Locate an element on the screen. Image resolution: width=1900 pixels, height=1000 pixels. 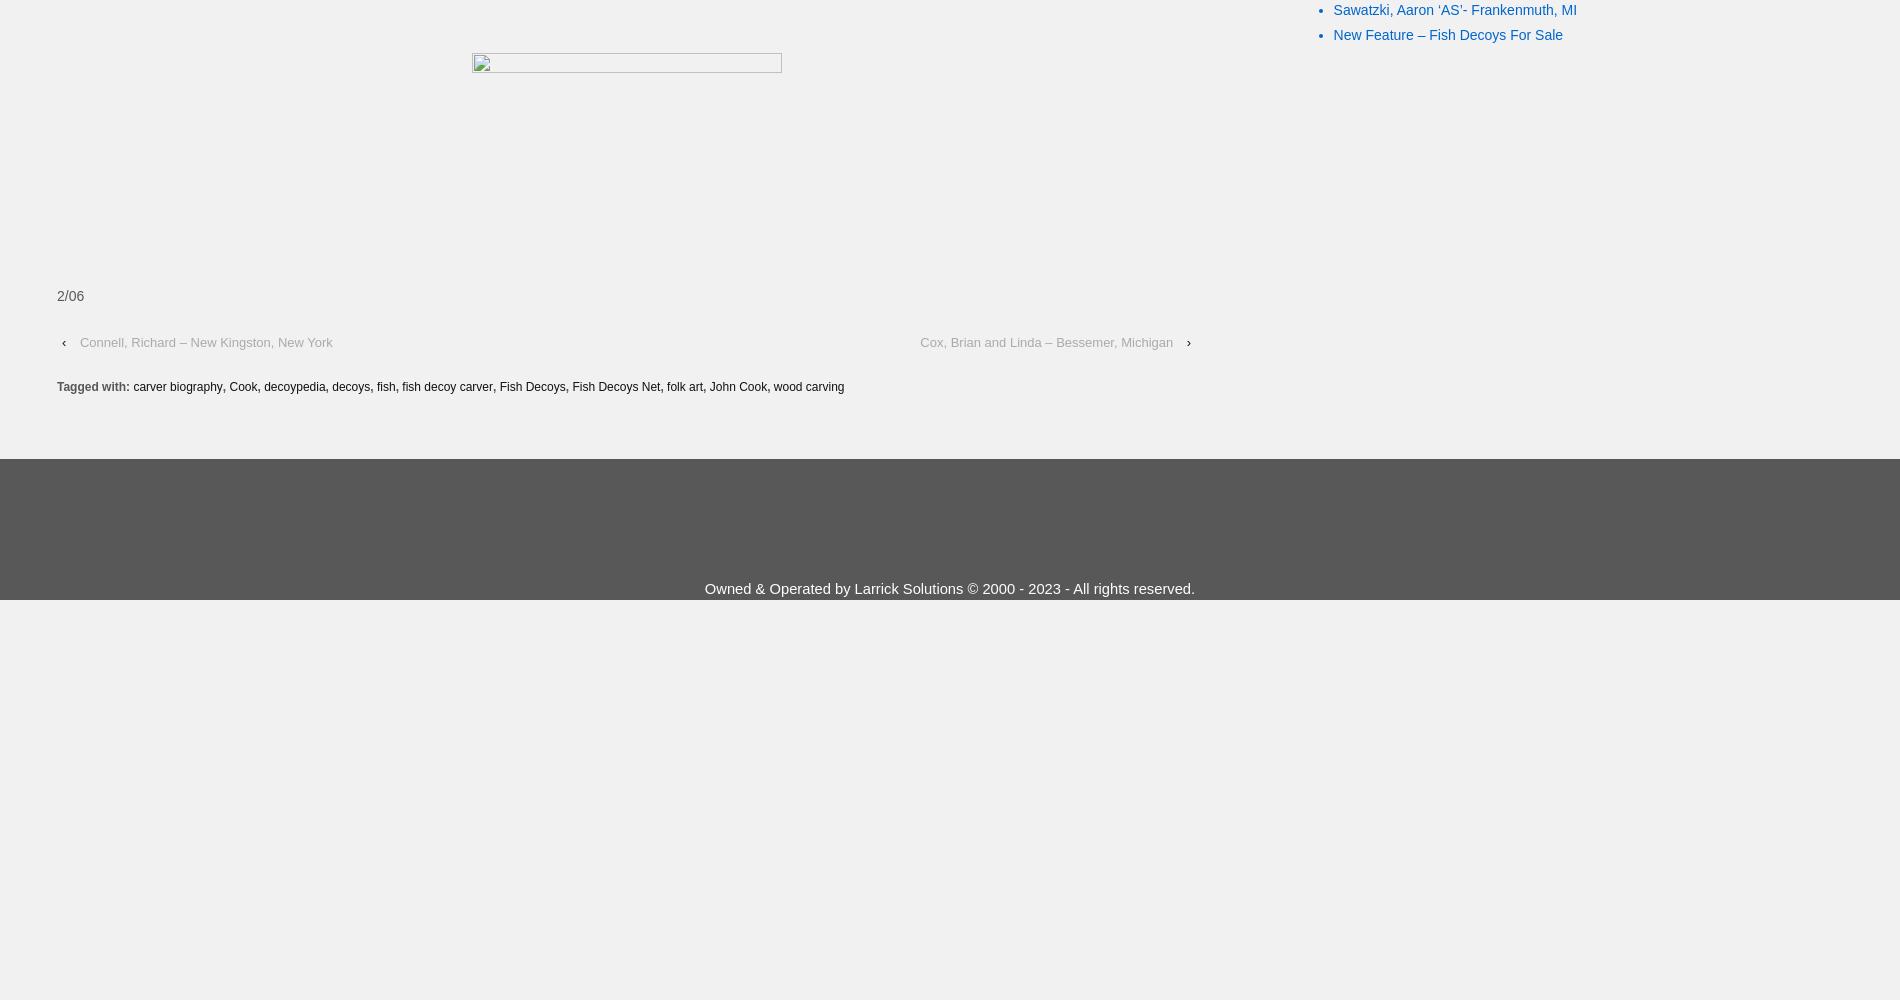
'decoys' is located at coordinates (330, 387).